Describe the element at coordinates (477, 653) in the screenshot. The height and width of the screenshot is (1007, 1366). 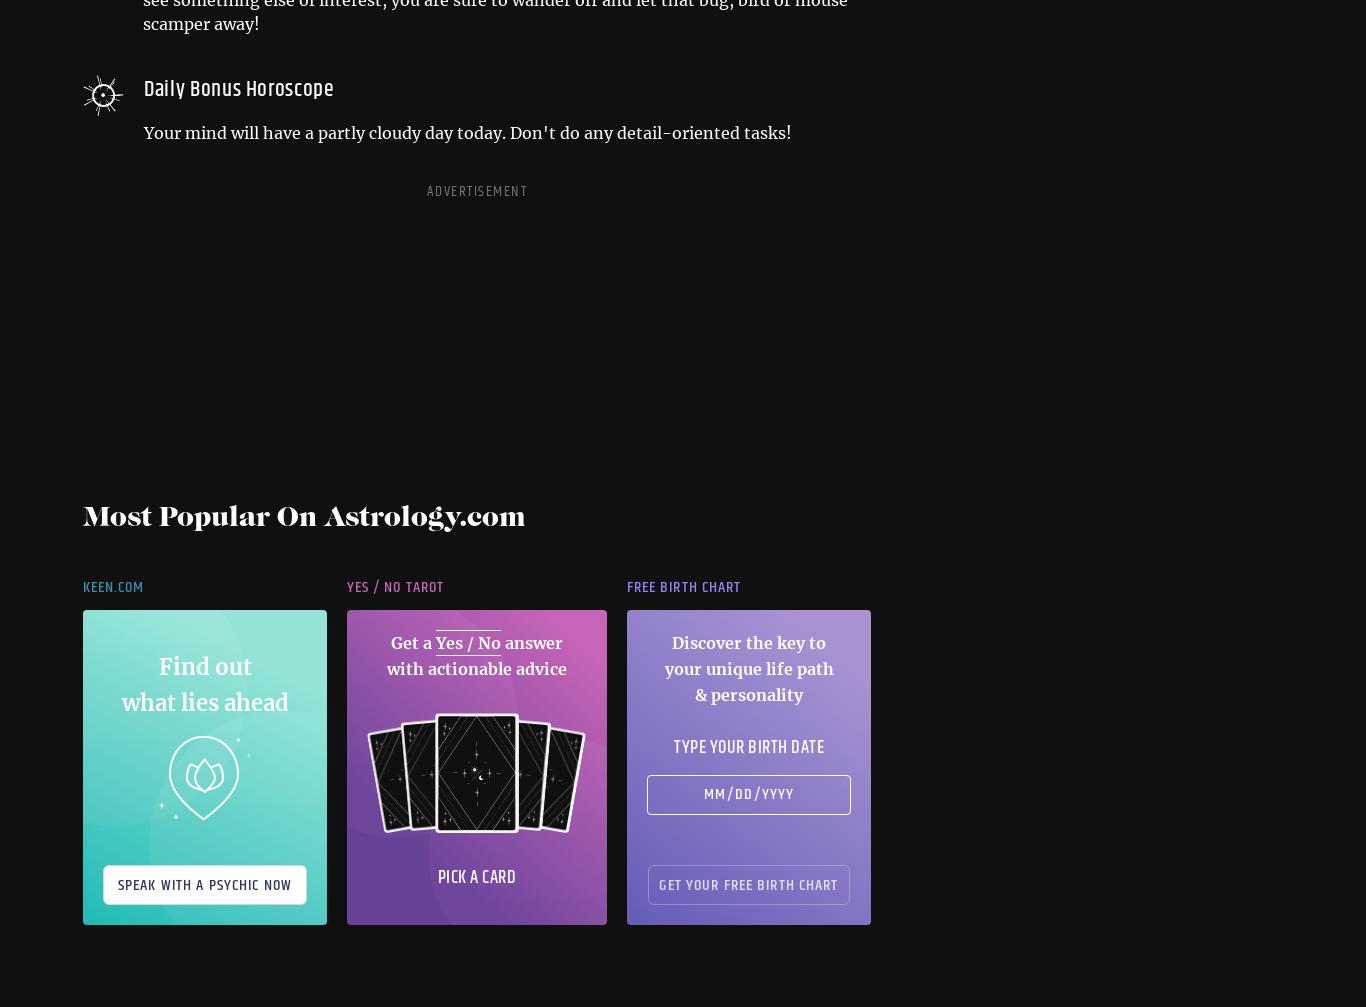
I see `'answer with actionable advice'` at that location.